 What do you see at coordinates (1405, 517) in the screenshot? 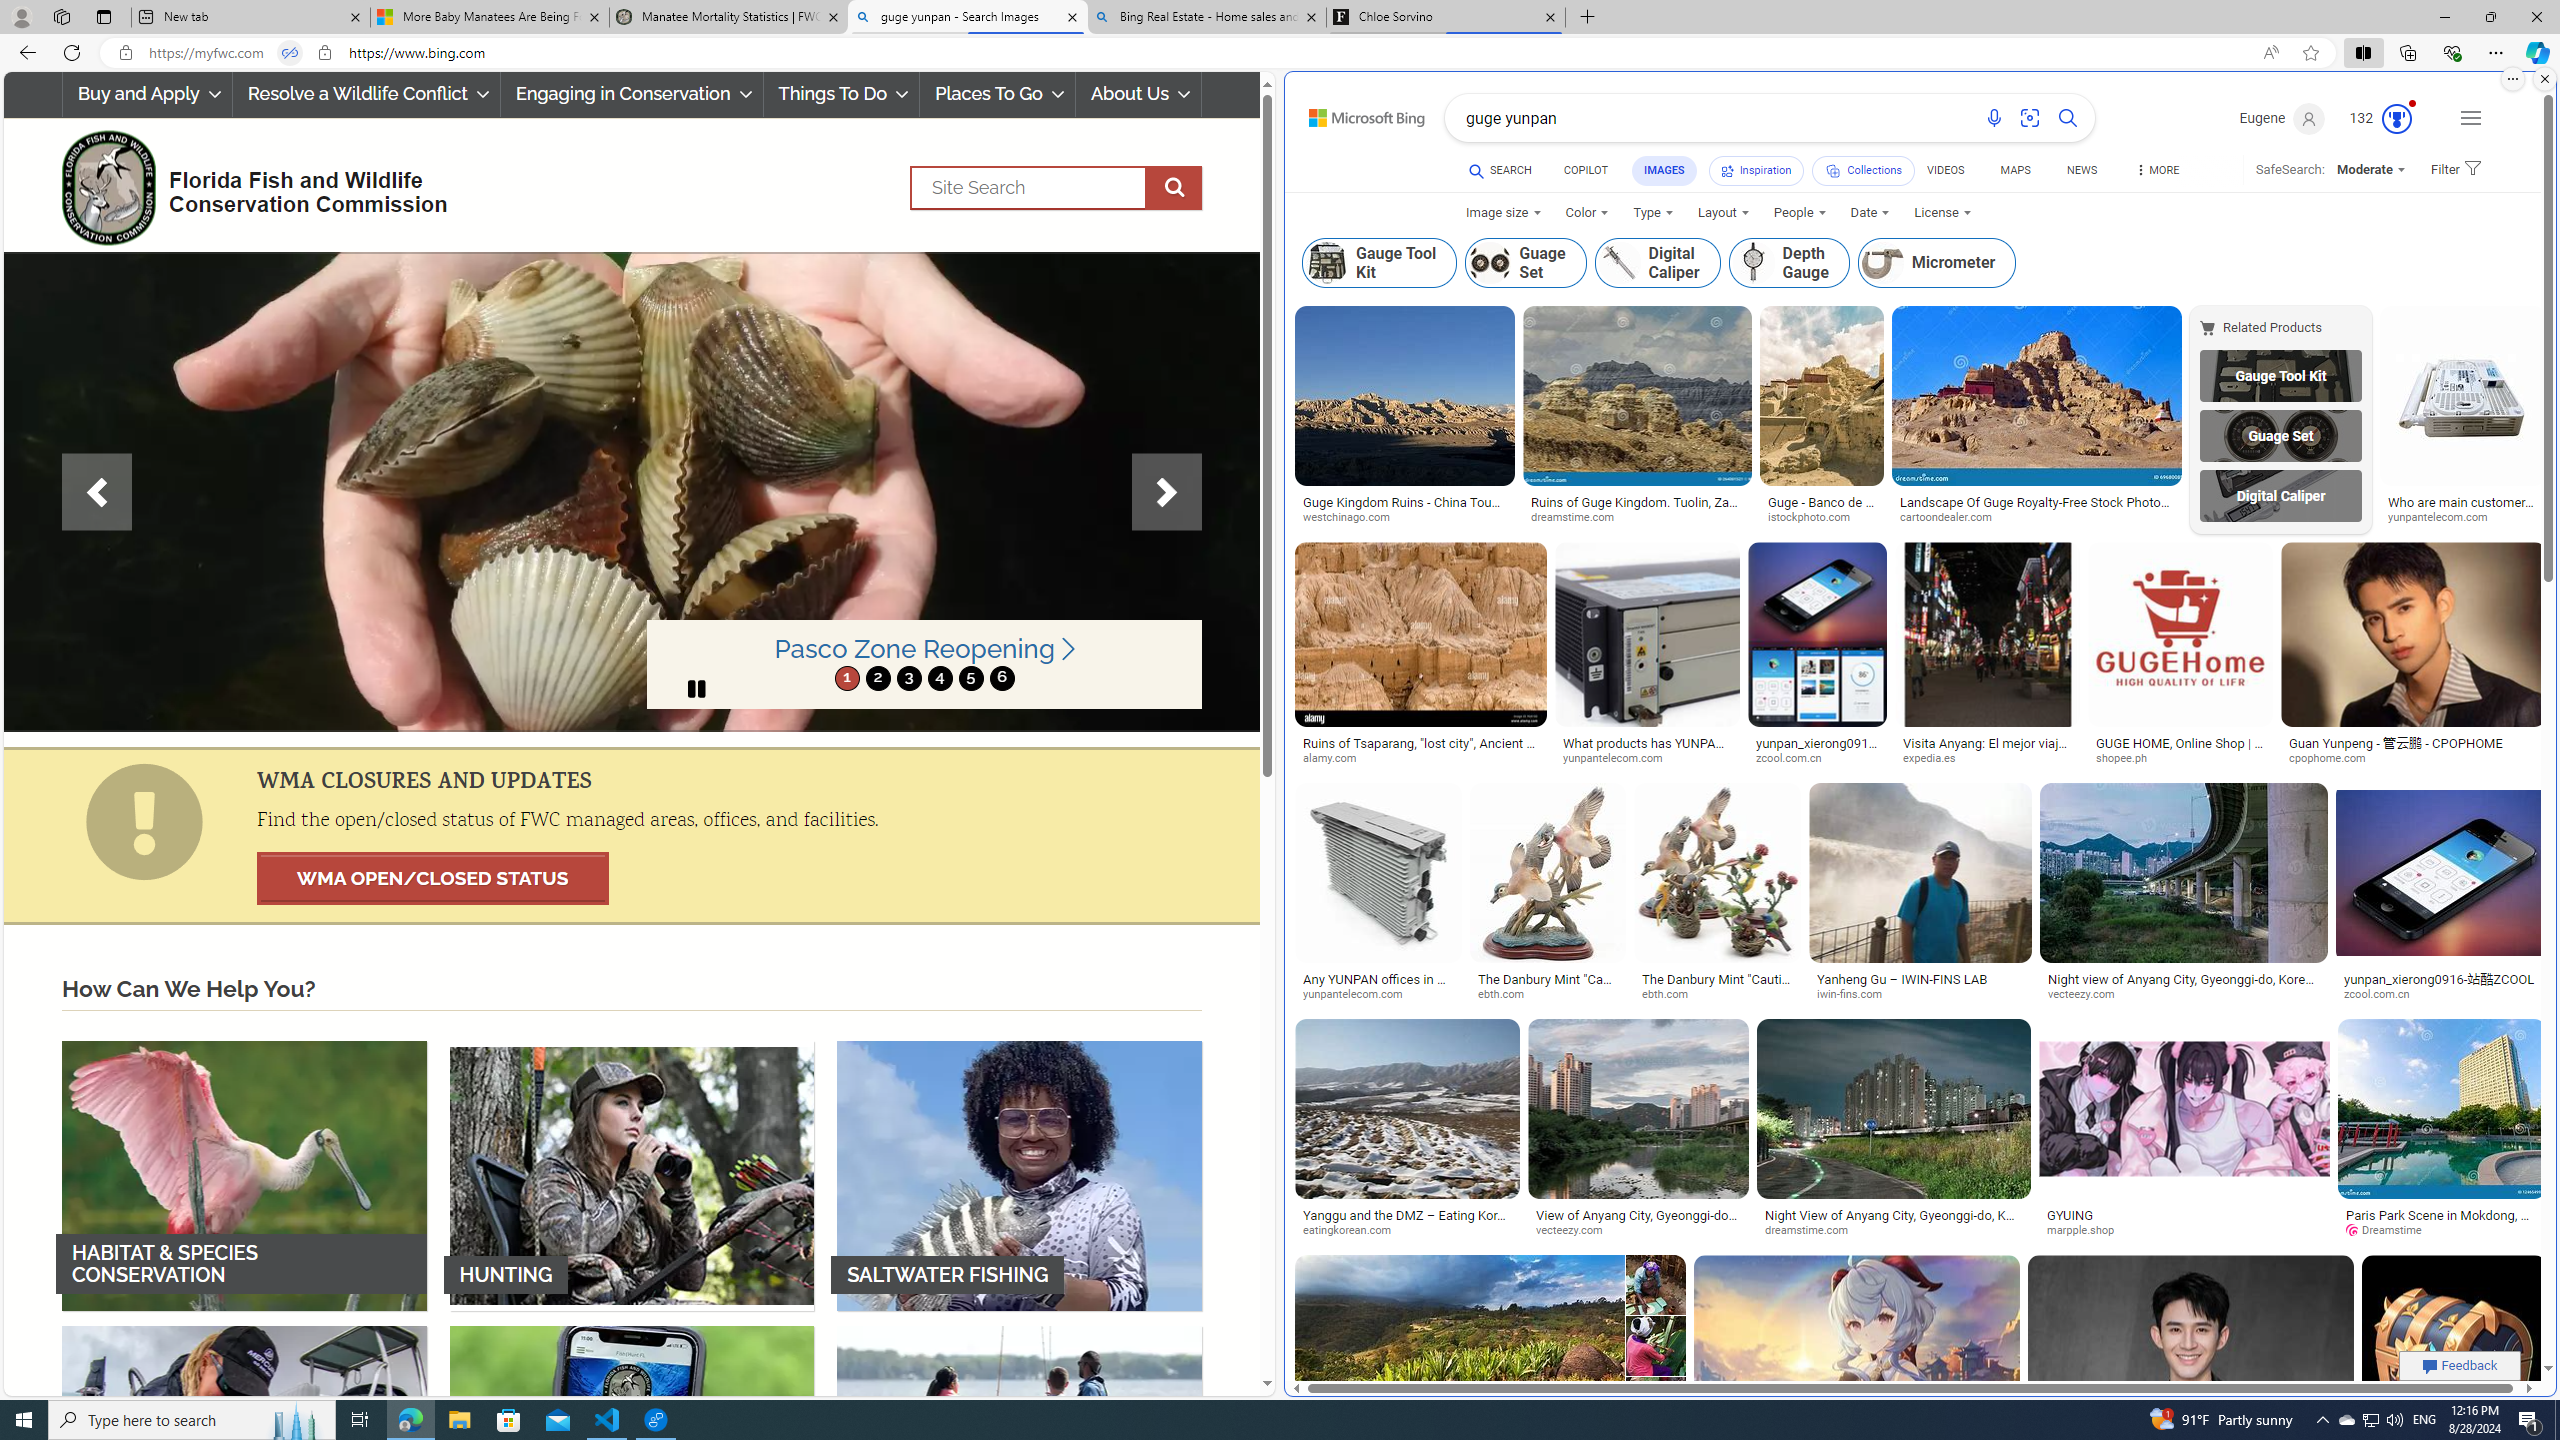
I see `'westchinago.com'` at bounding box center [1405, 517].